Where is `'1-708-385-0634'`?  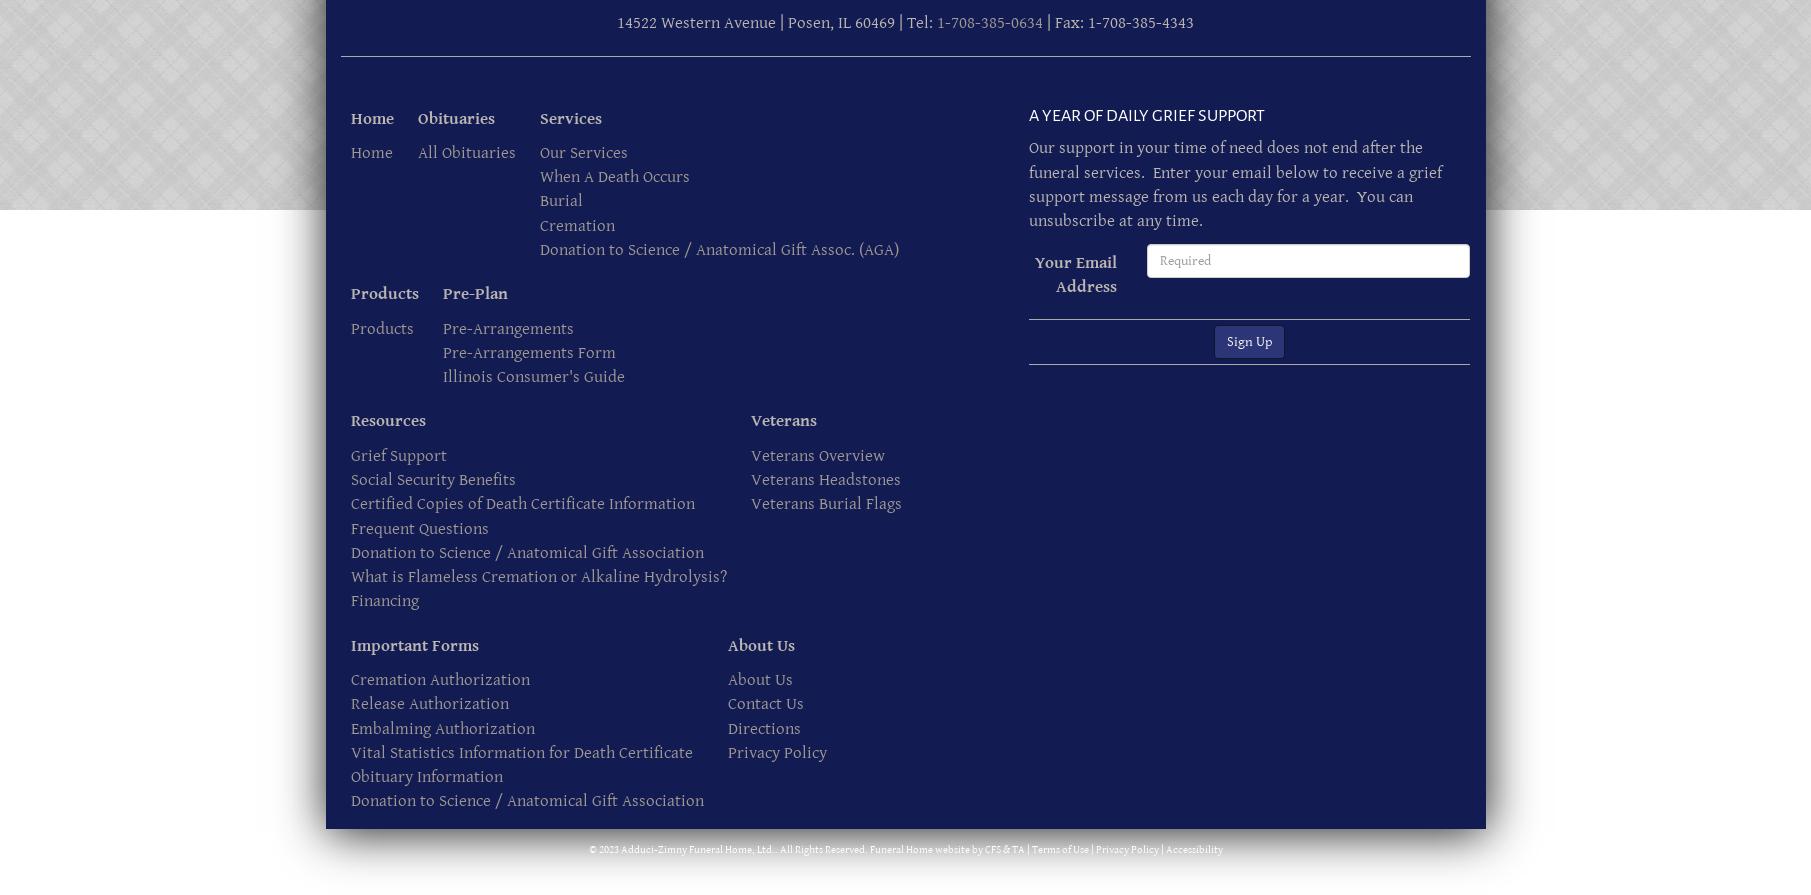 '1-708-385-0634' is located at coordinates (989, 23).